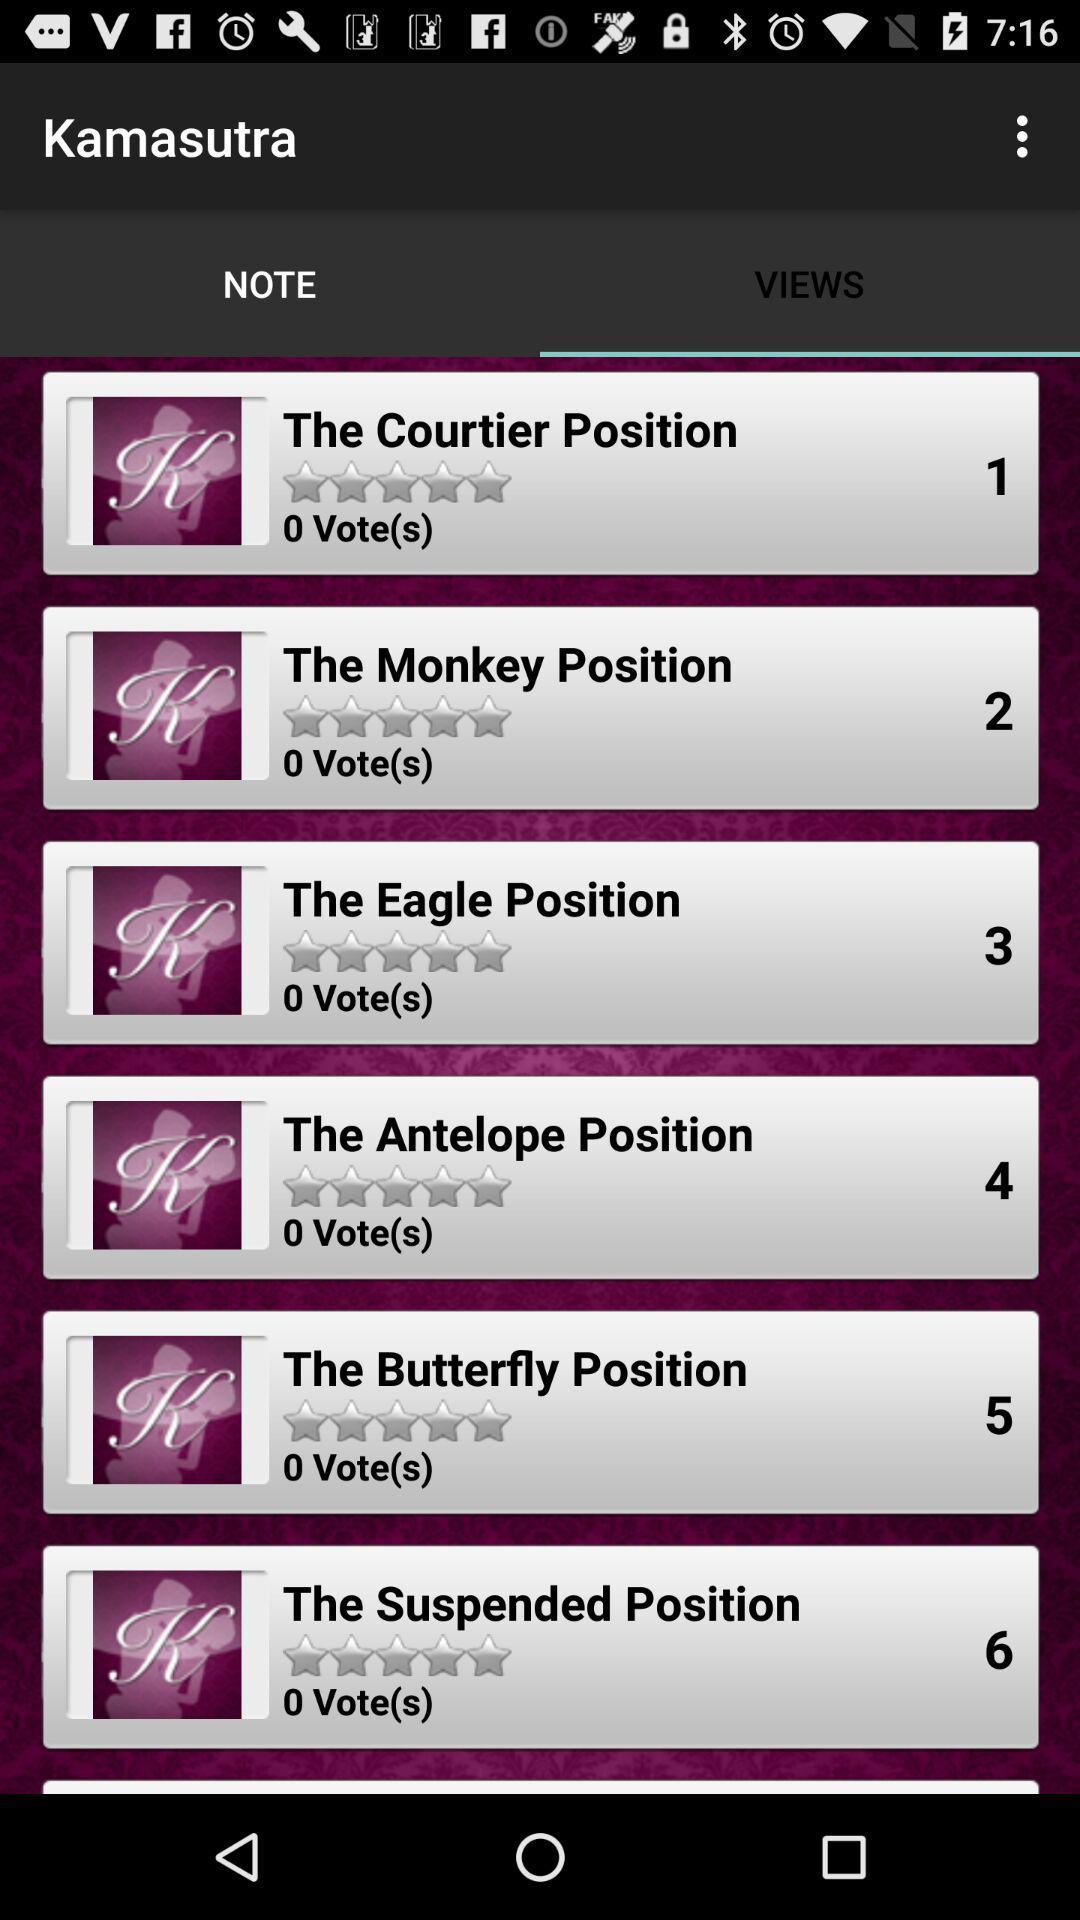  Describe the element at coordinates (517, 1132) in the screenshot. I see `item below the 0 vote(s) icon` at that location.